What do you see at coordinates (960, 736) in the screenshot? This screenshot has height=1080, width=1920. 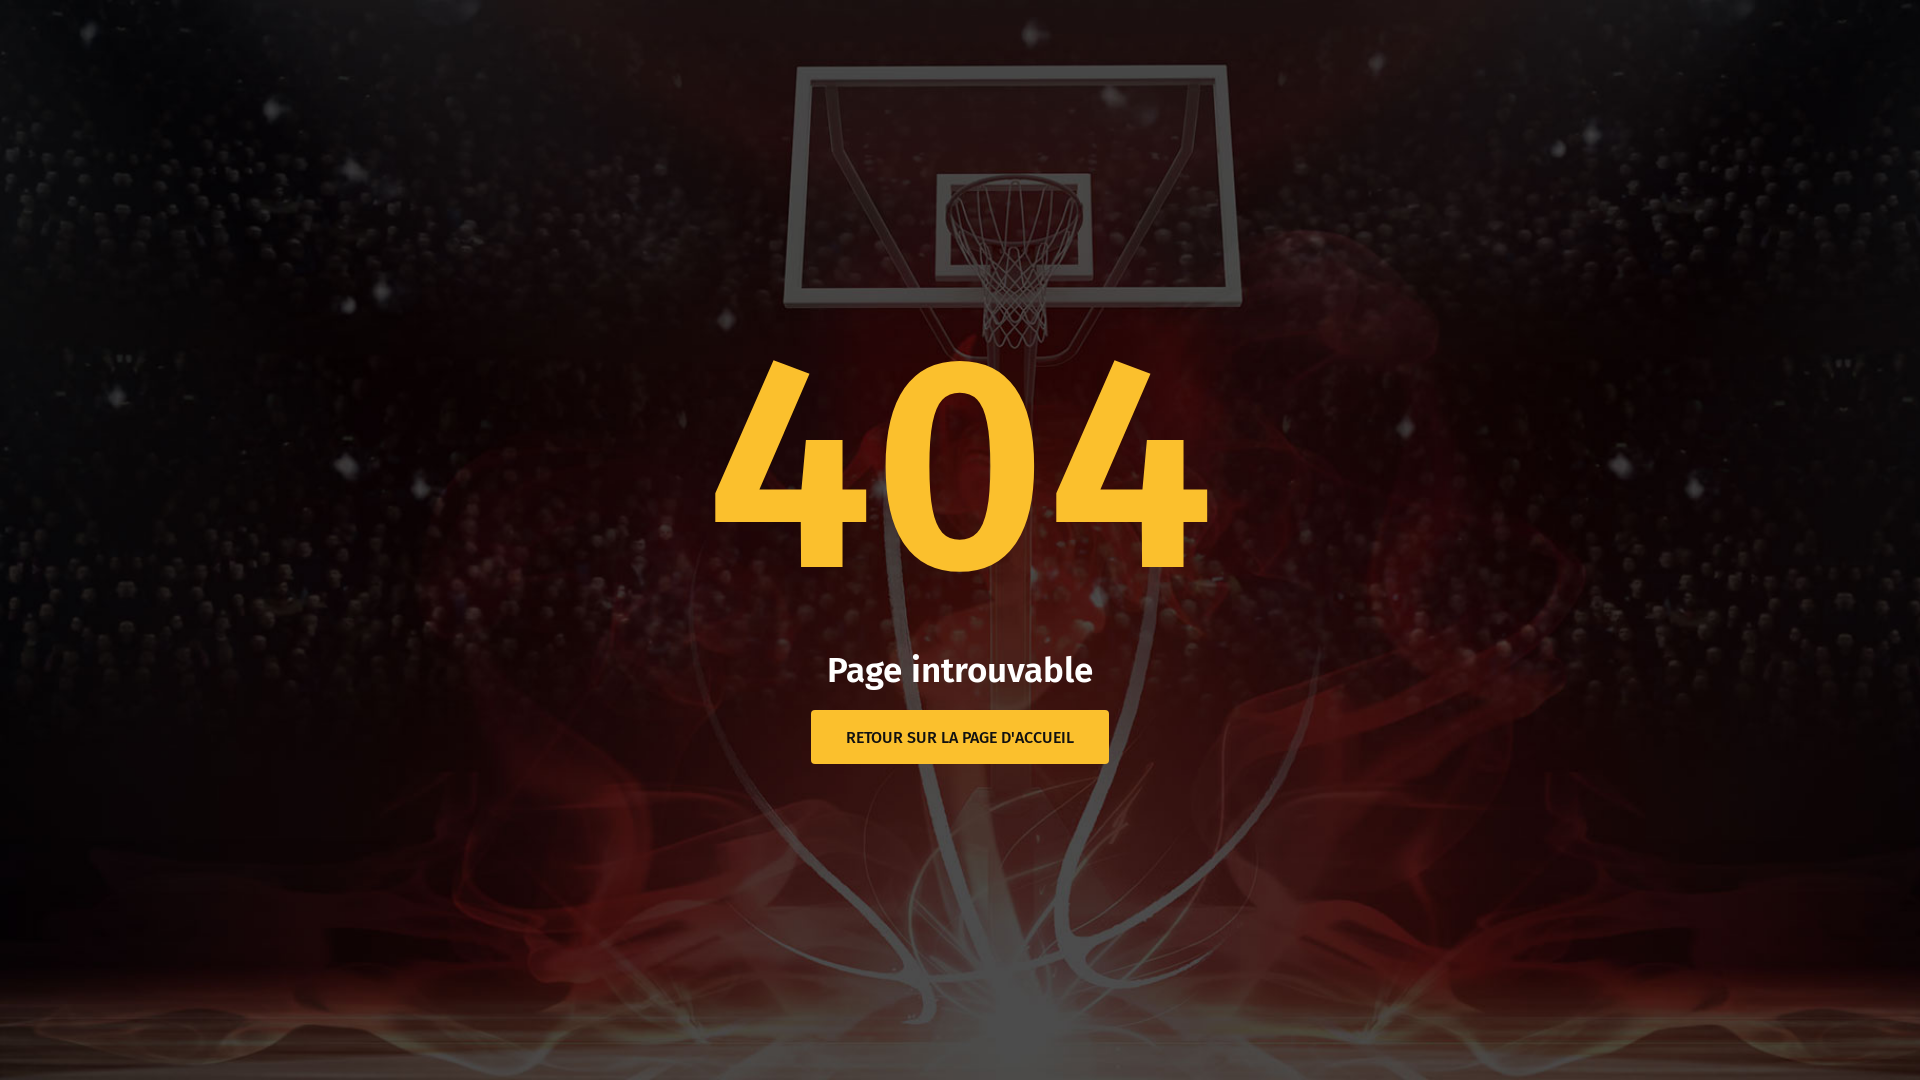 I see `'RETOUR SUR LA PAGE D'ACCUEIL'` at bounding box center [960, 736].